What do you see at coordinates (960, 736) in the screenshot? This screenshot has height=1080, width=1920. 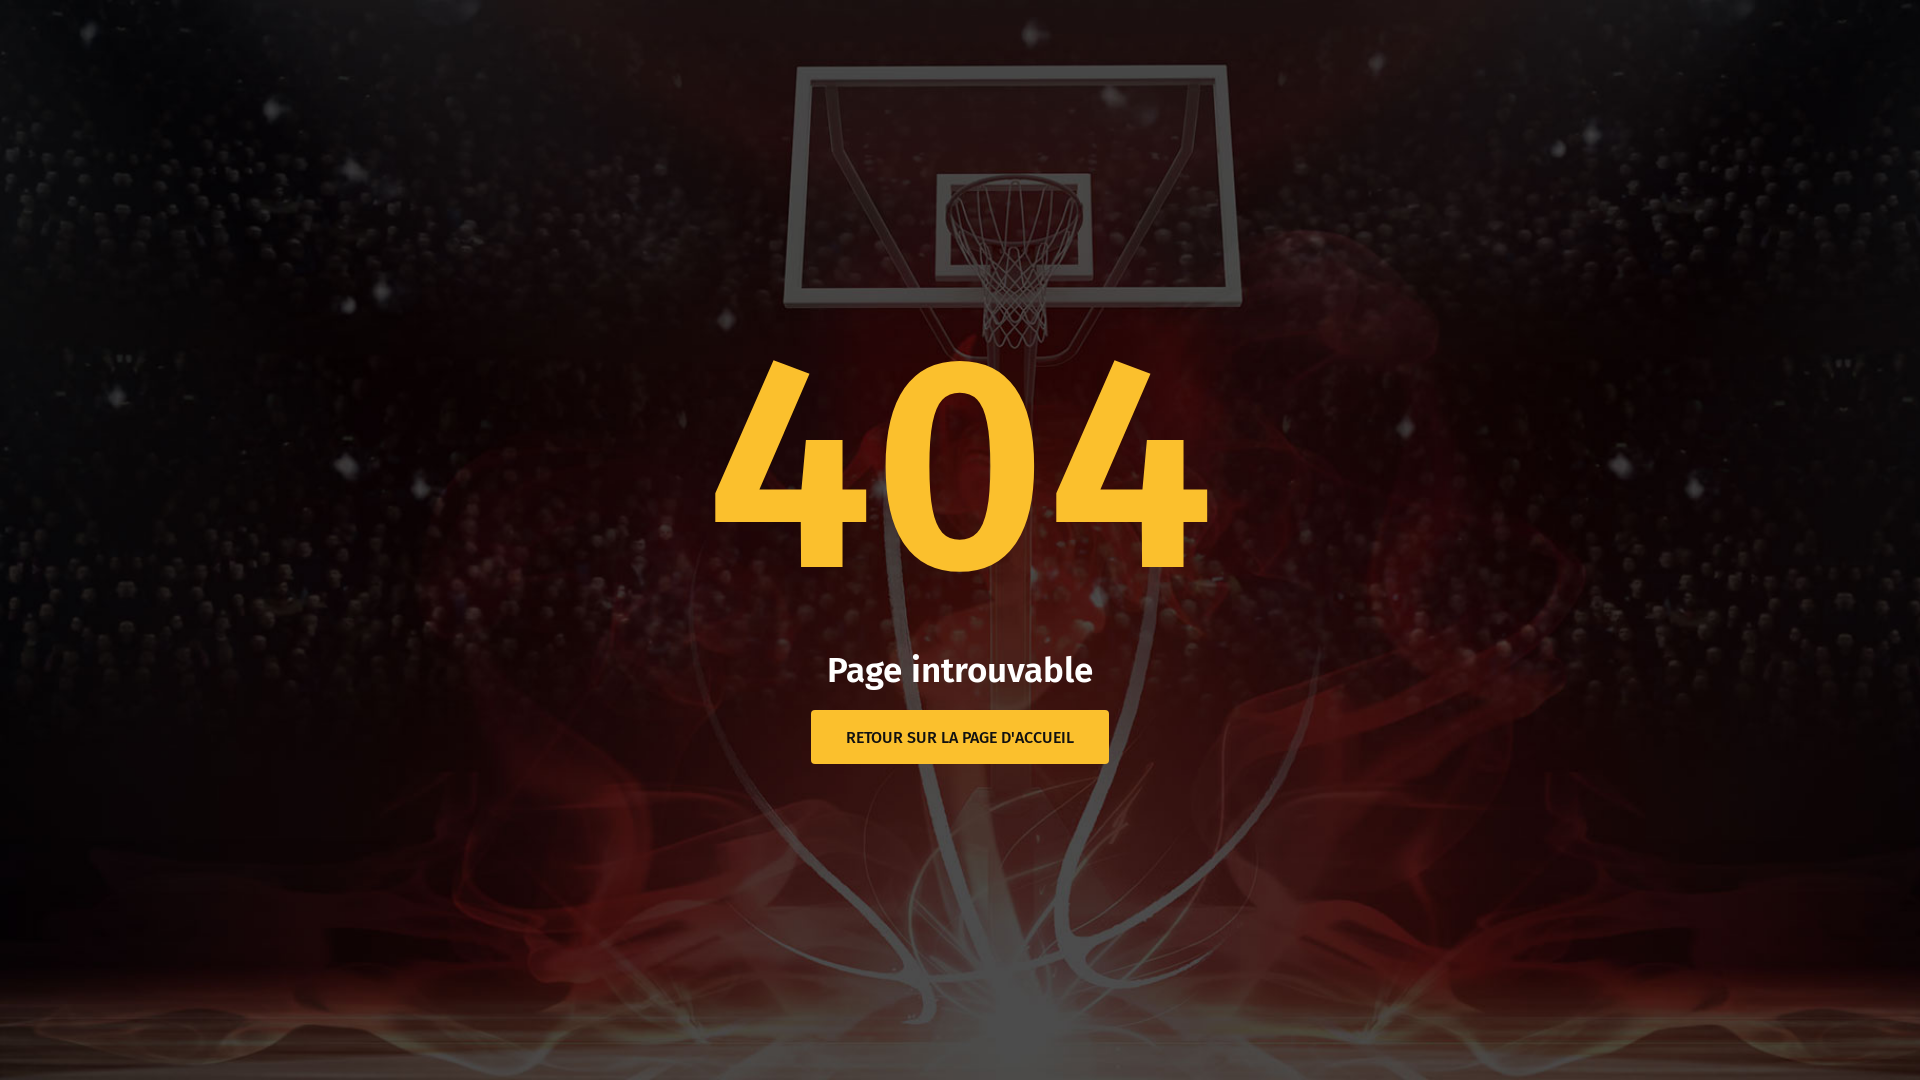 I see `'RETOUR SUR LA PAGE D'ACCUEIL'` at bounding box center [960, 736].